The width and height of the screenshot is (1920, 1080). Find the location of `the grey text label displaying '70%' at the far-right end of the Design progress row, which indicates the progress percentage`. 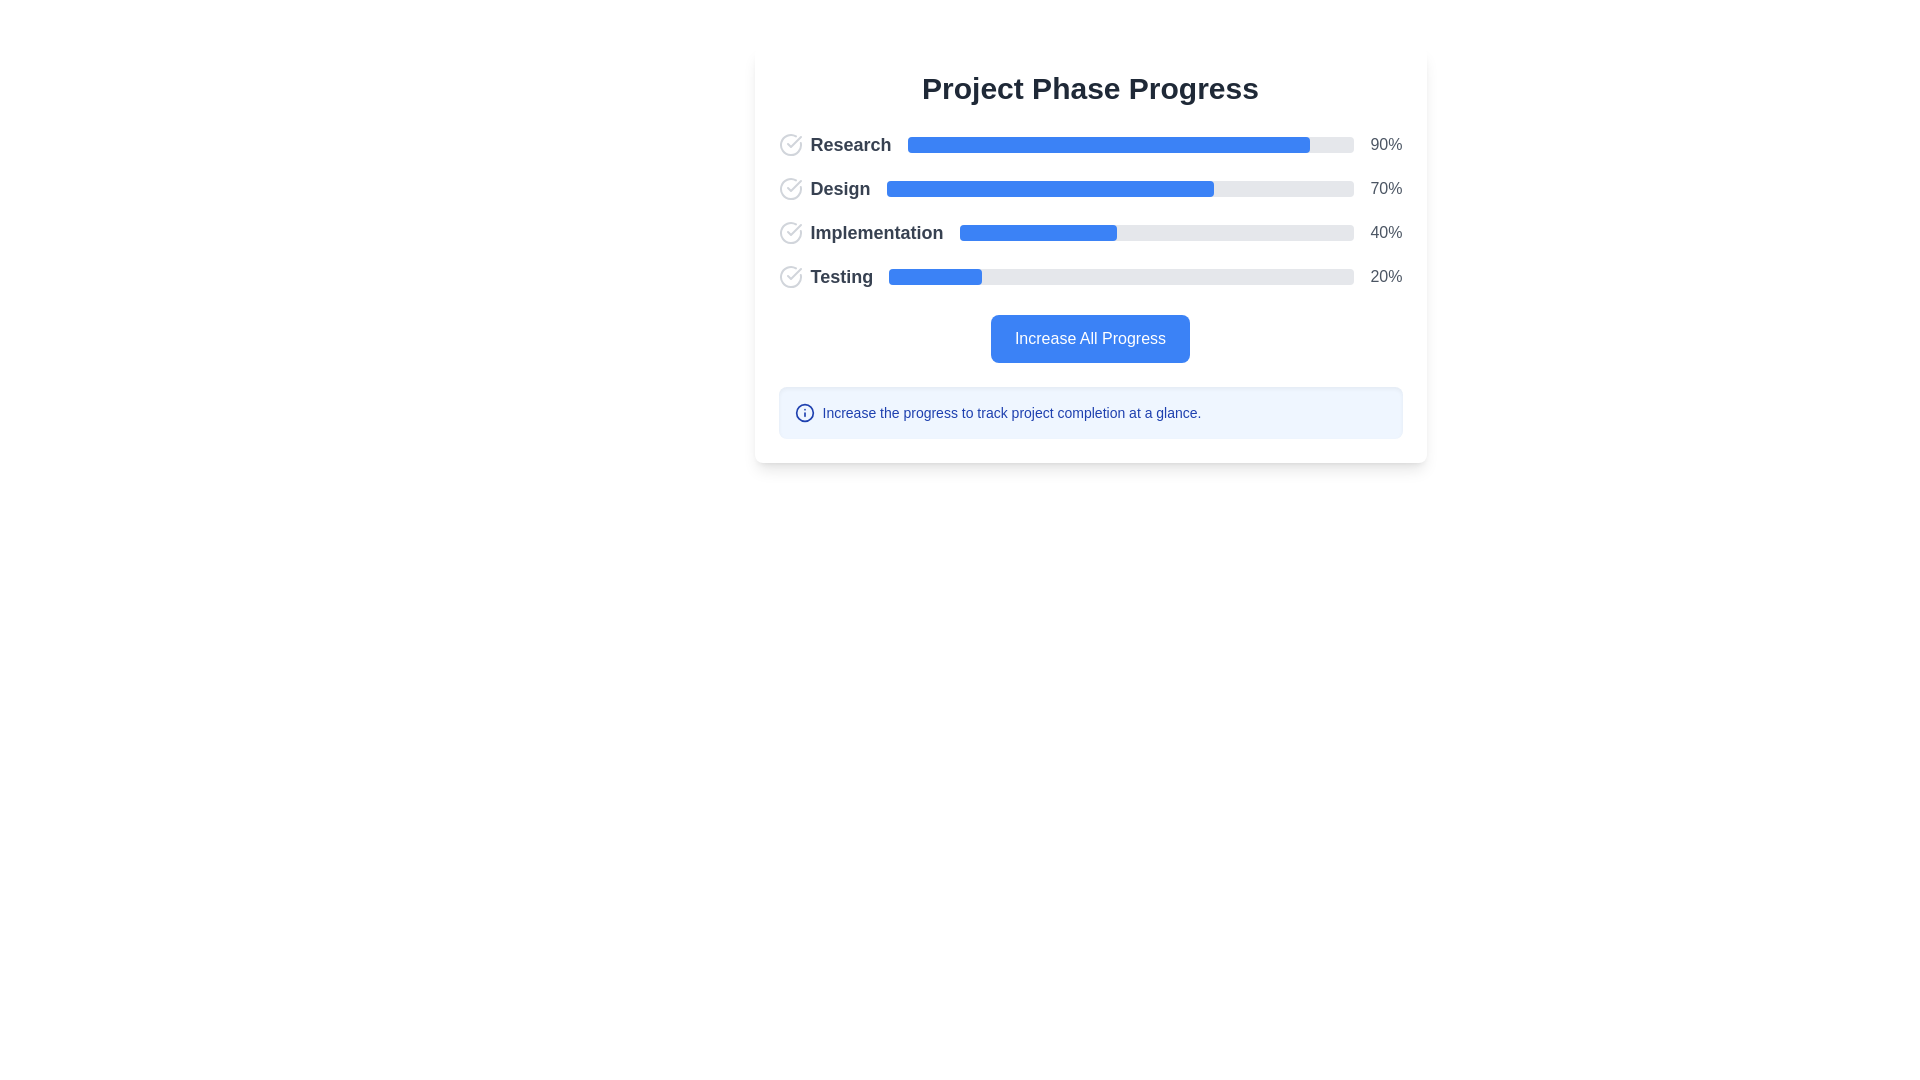

the grey text label displaying '70%' at the far-right end of the Design progress row, which indicates the progress percentage is located at coordinates (1385, 189).